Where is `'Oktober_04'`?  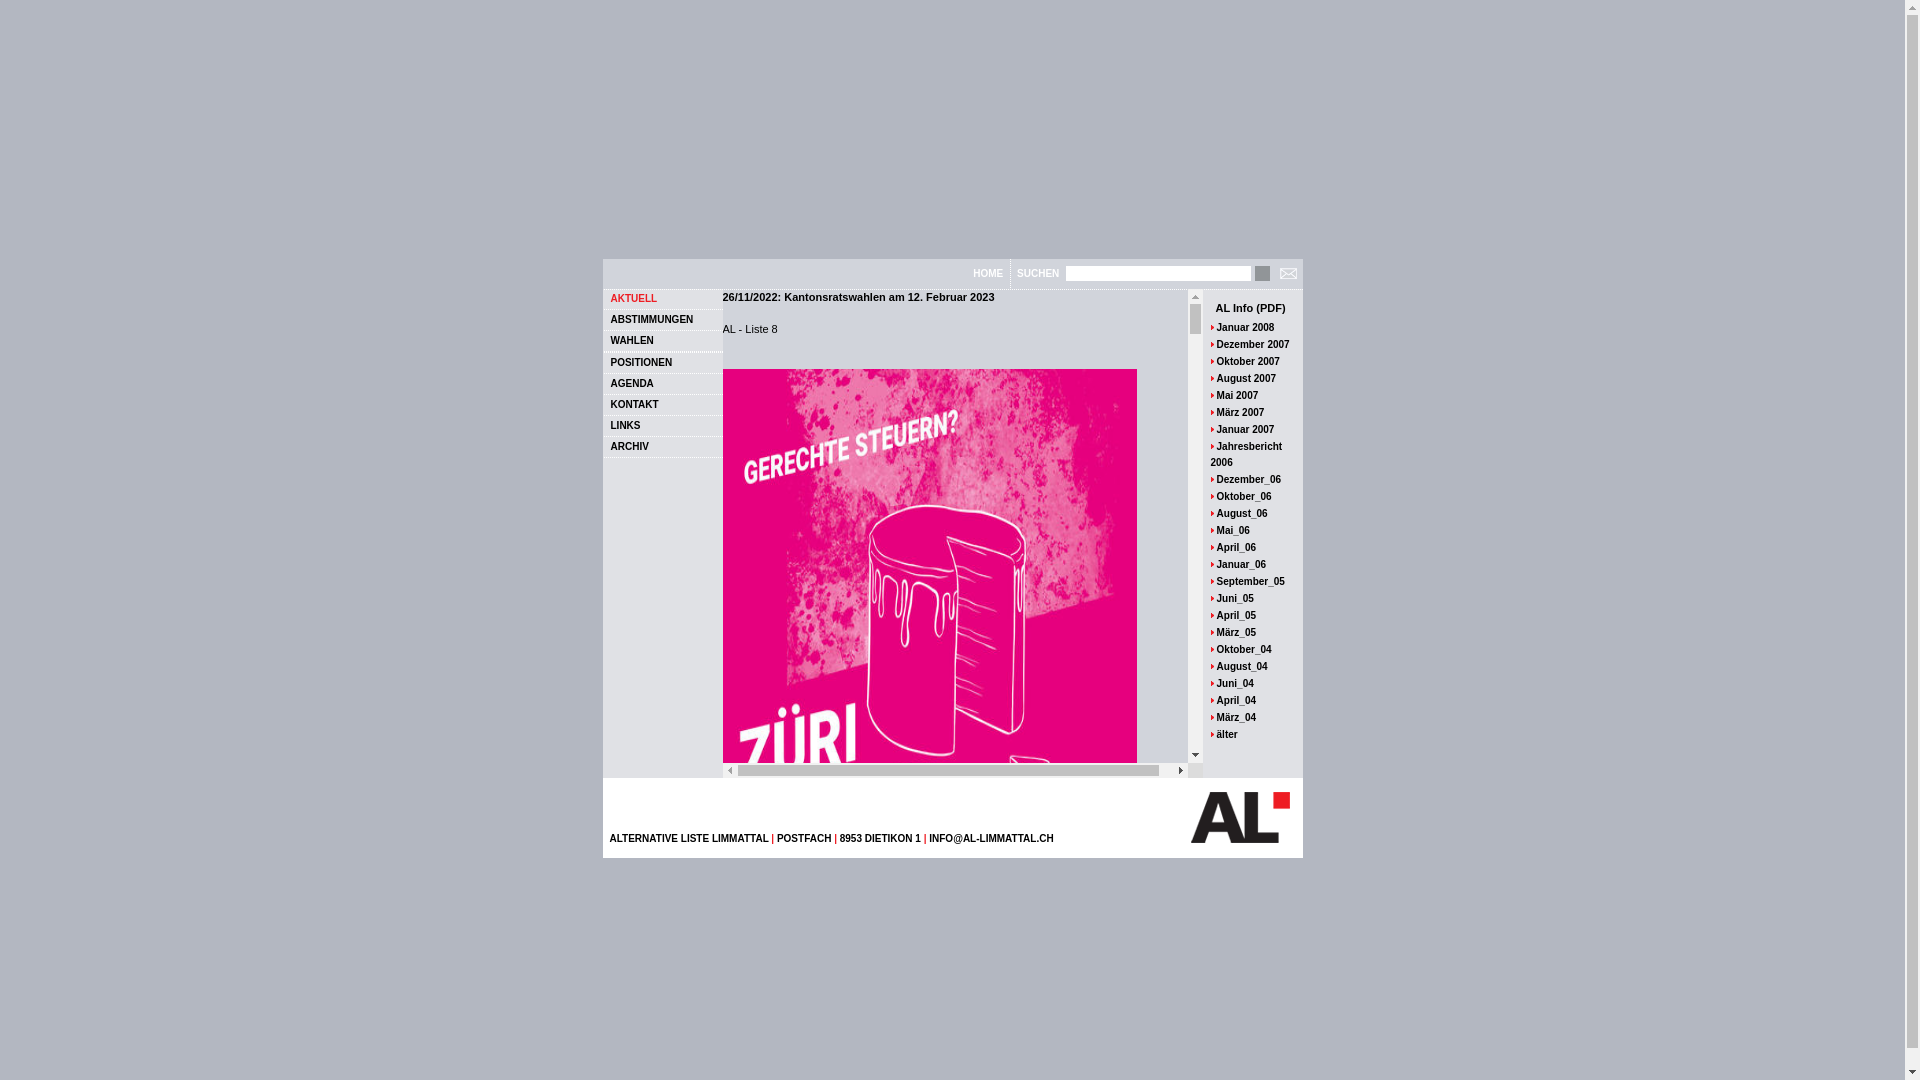
'Oktober_04' is located at coordinates (1243, 649).